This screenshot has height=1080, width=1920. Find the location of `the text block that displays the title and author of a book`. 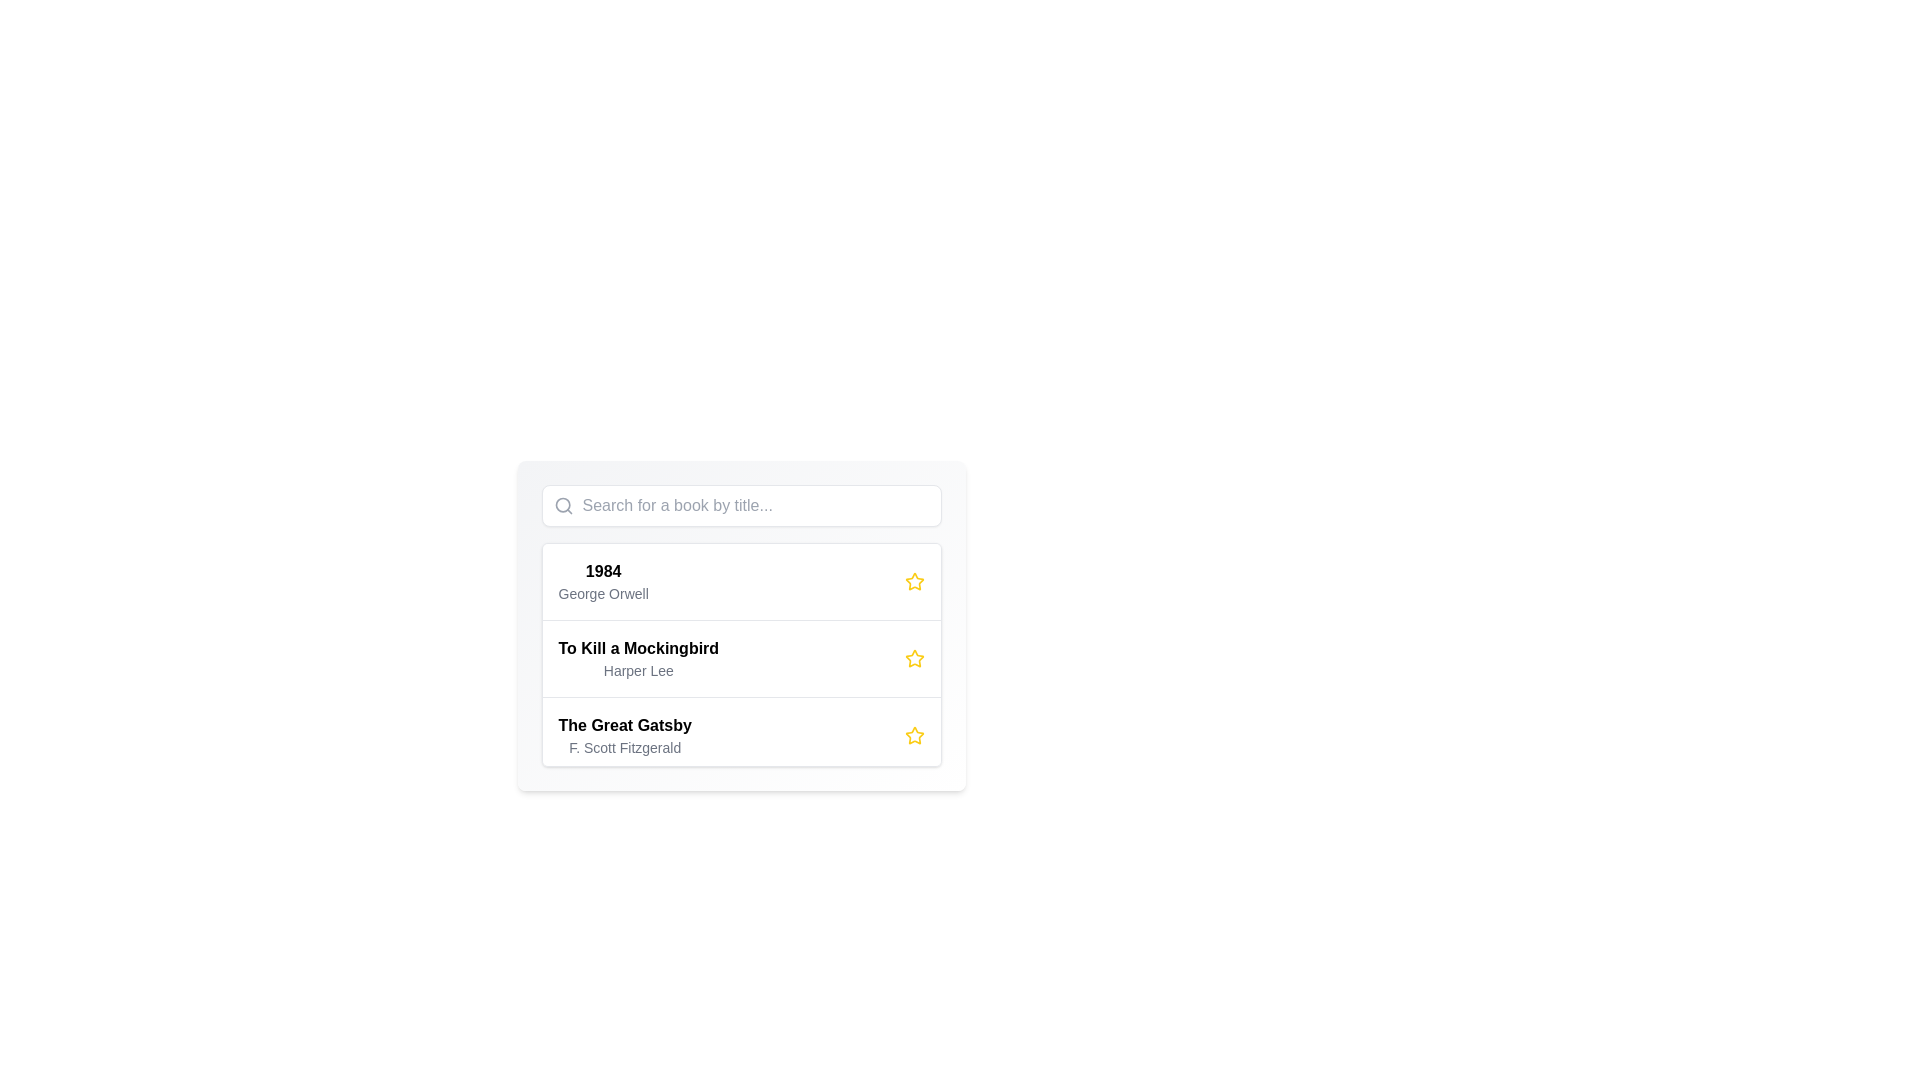

the text block that displays the title and author of a book is located at coordinates (602, 582).